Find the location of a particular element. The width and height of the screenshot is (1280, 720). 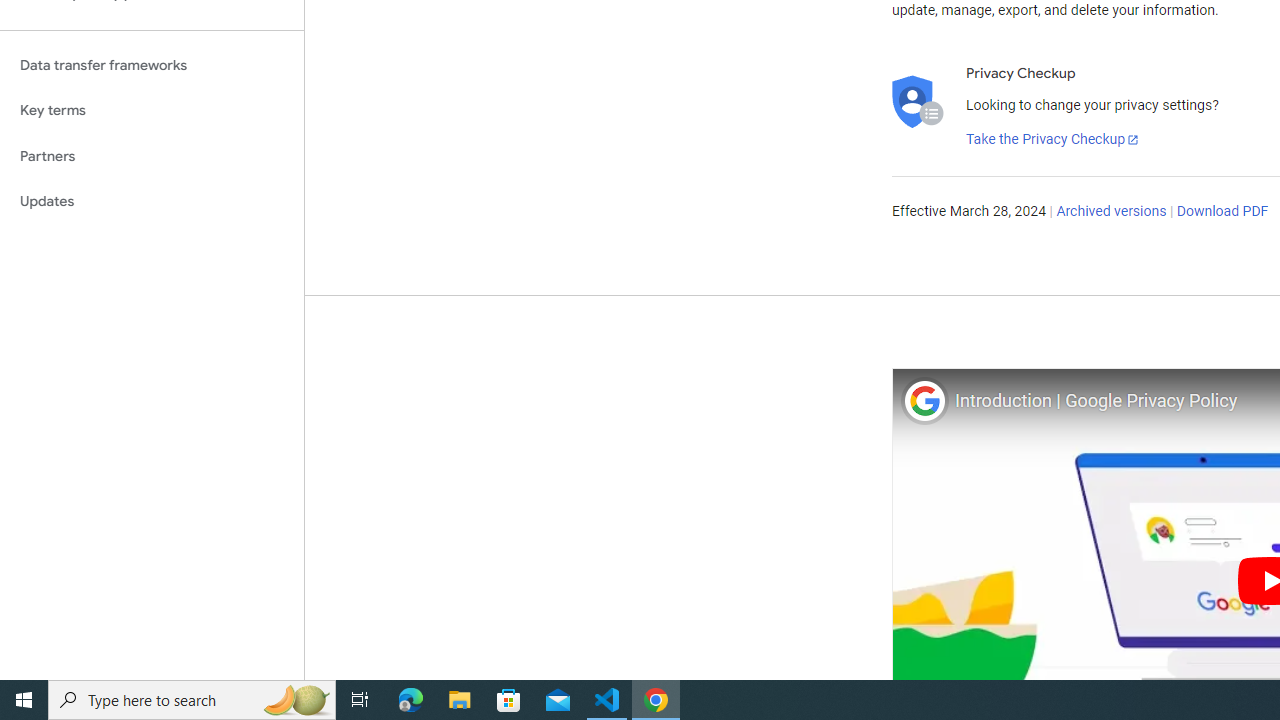

'Key terms' is located at coordinates (151, 110).